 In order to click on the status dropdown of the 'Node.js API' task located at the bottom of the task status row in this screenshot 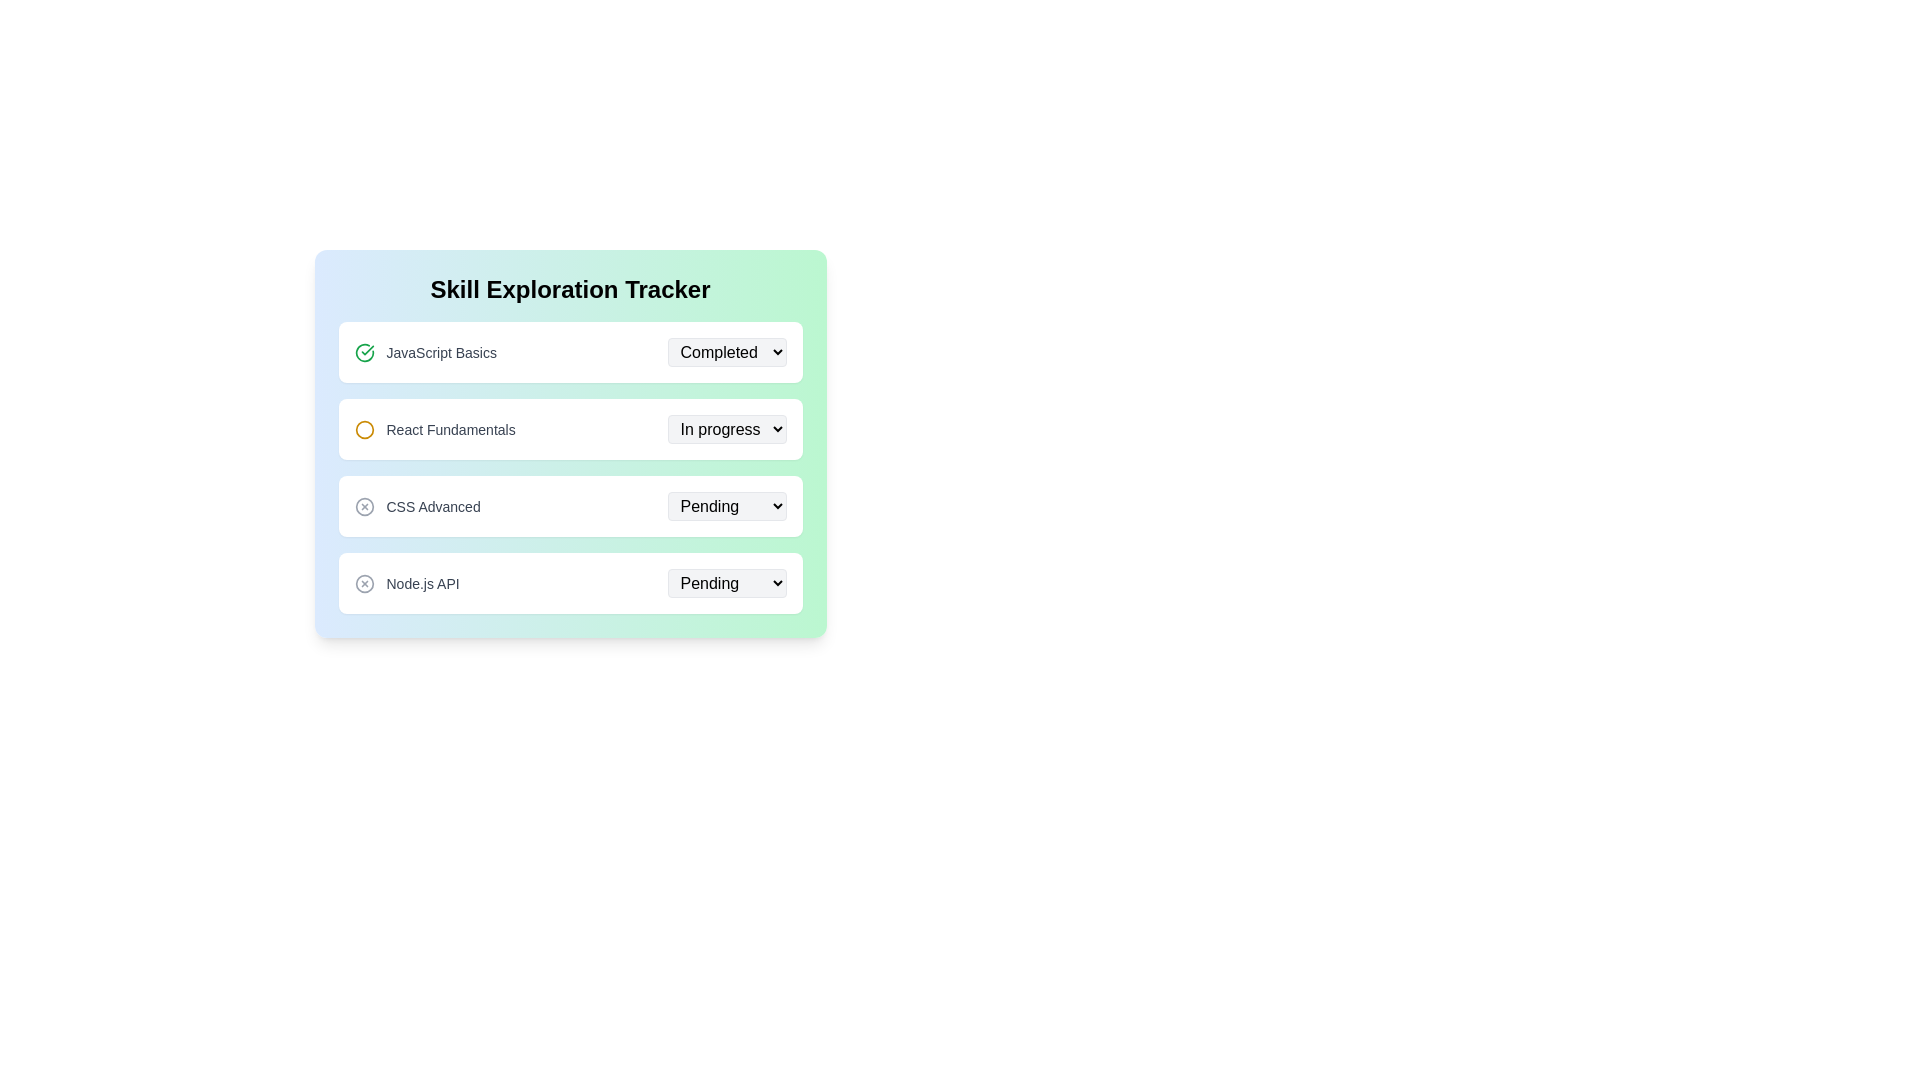, I will do `click(569, 583)`.